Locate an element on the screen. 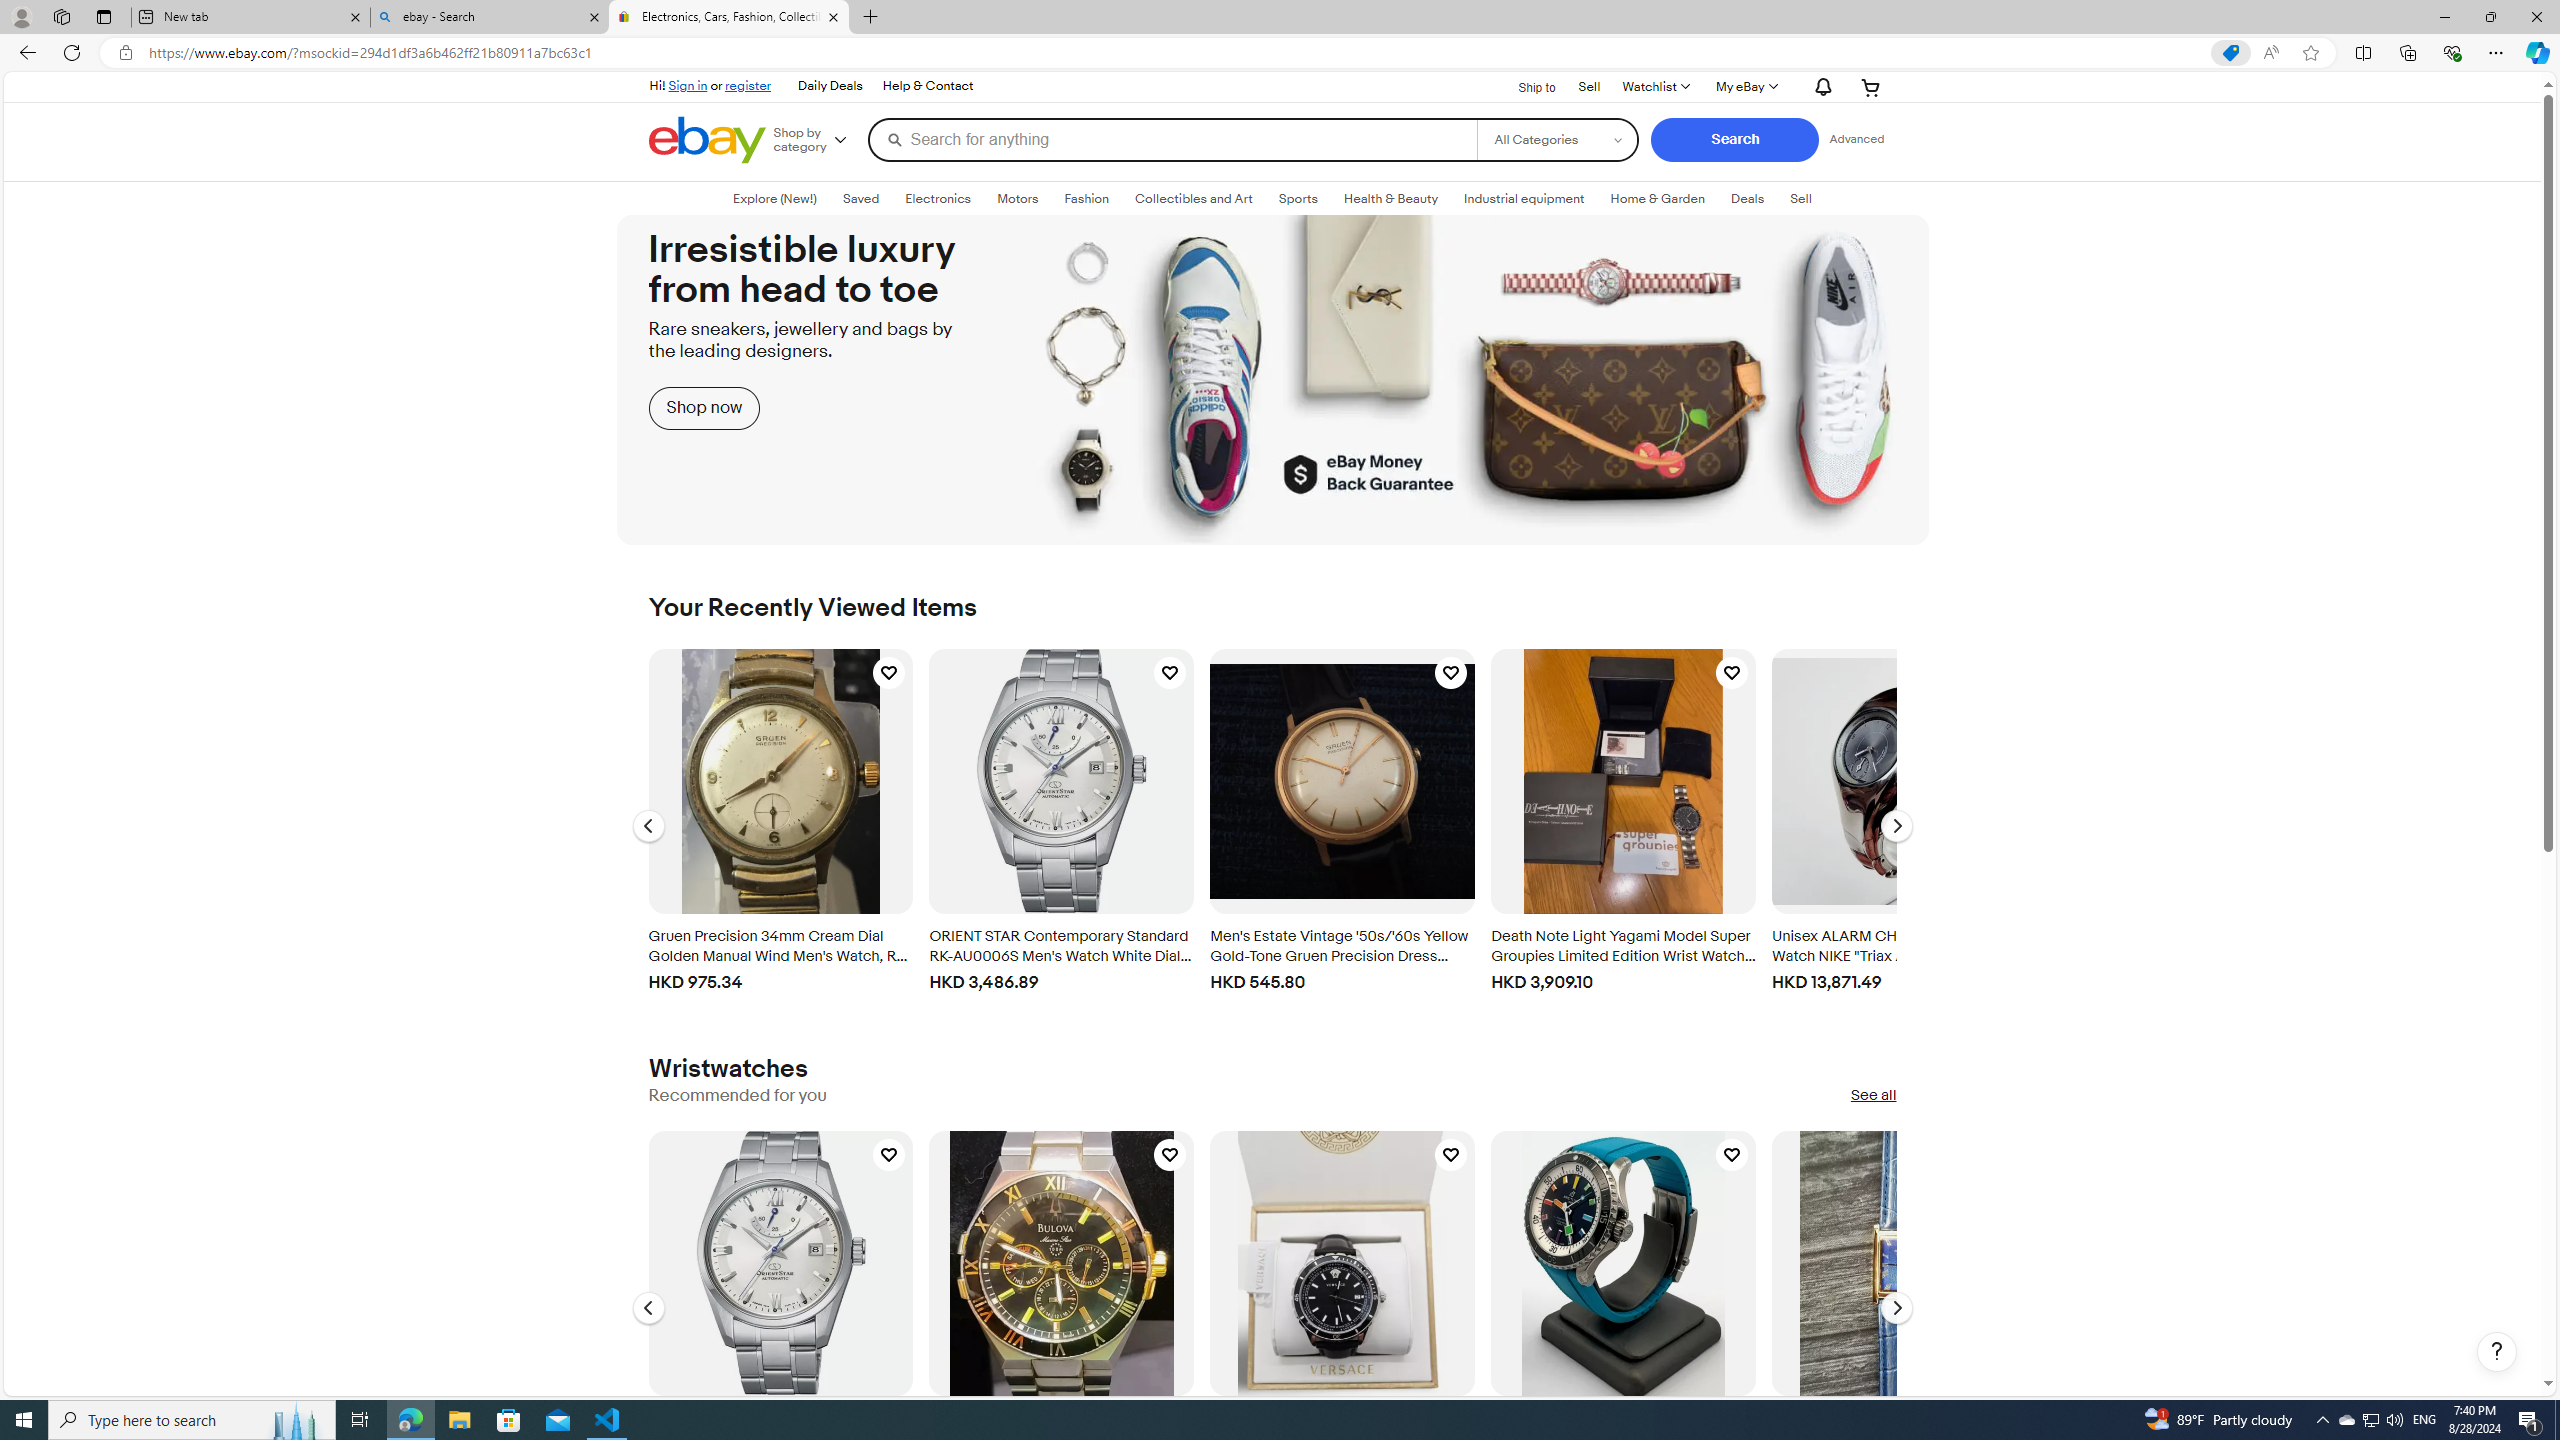 The image size is (2560, 1440). 'Industrial equipment' is located at coordinates (1524, 199).